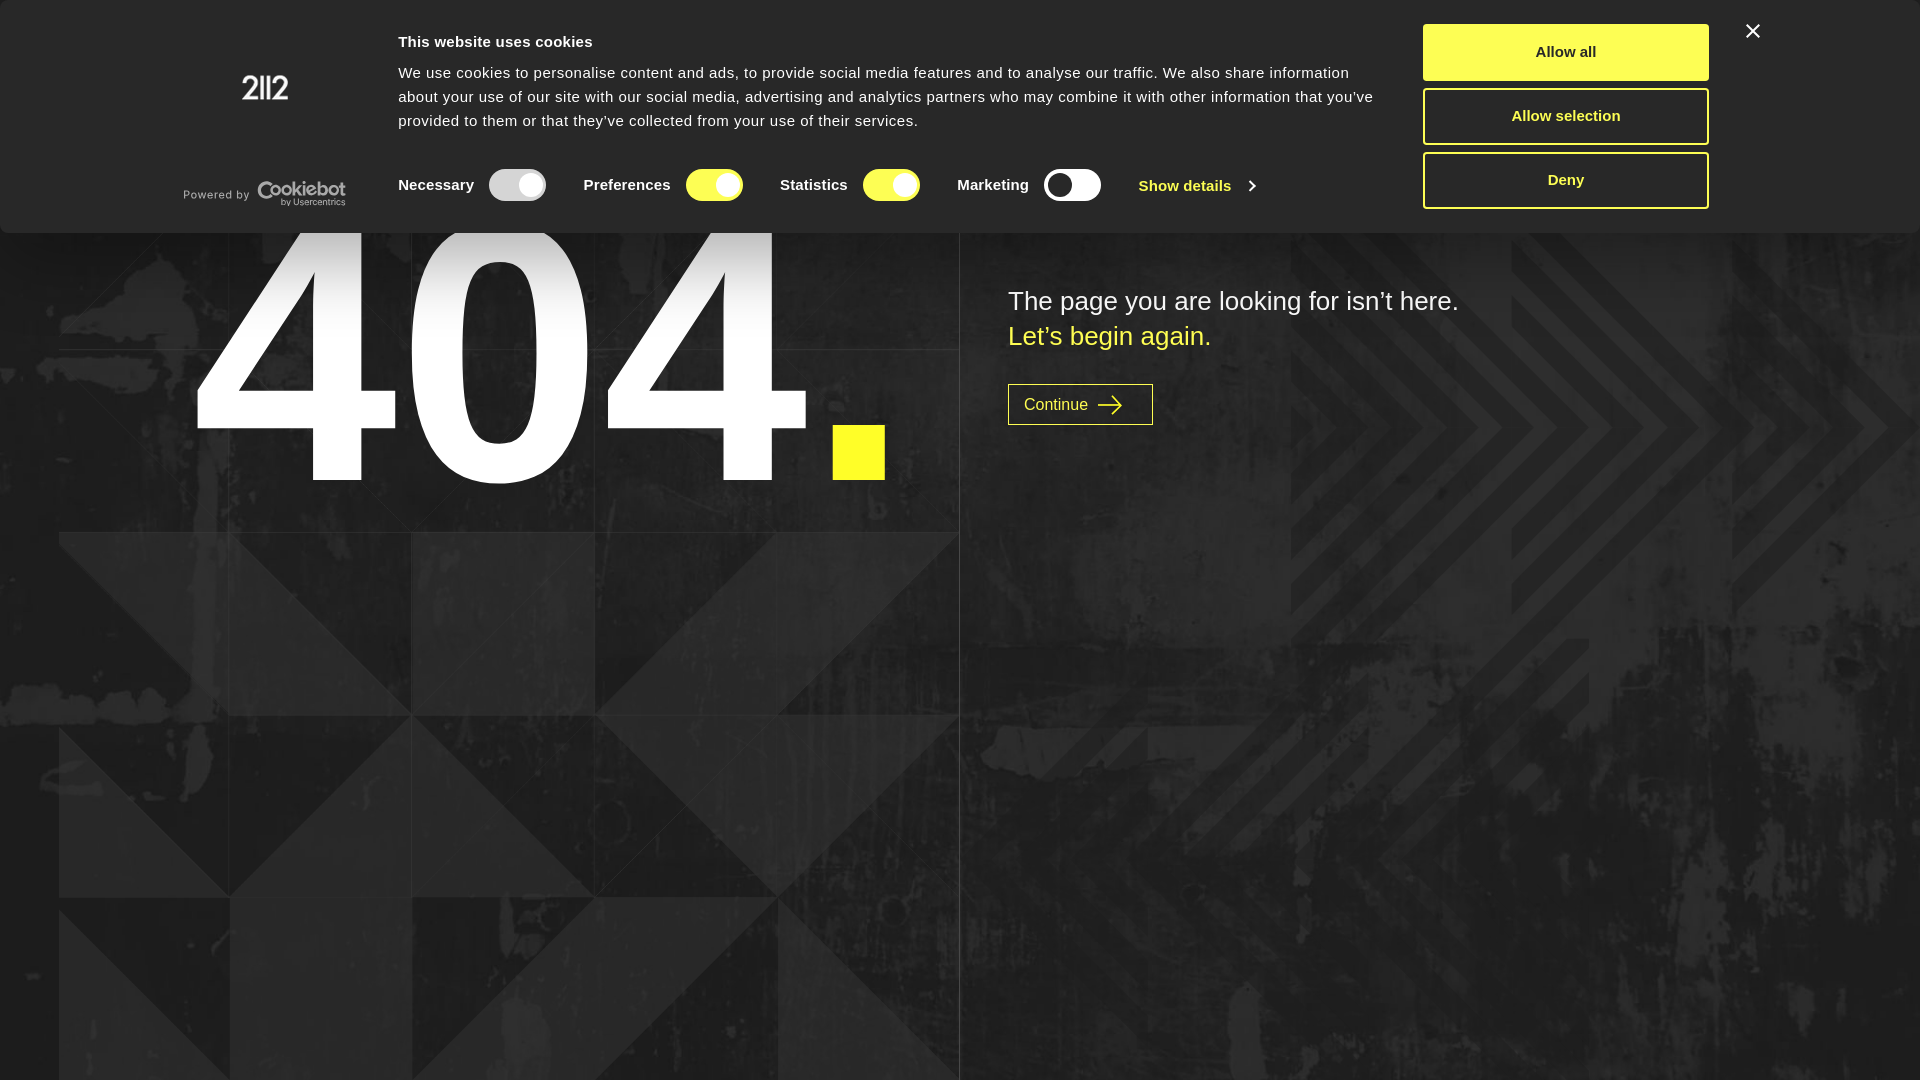  Describe the element at coordinates (1564, 180) in the screenshot. I see `'Deny'` at that location.